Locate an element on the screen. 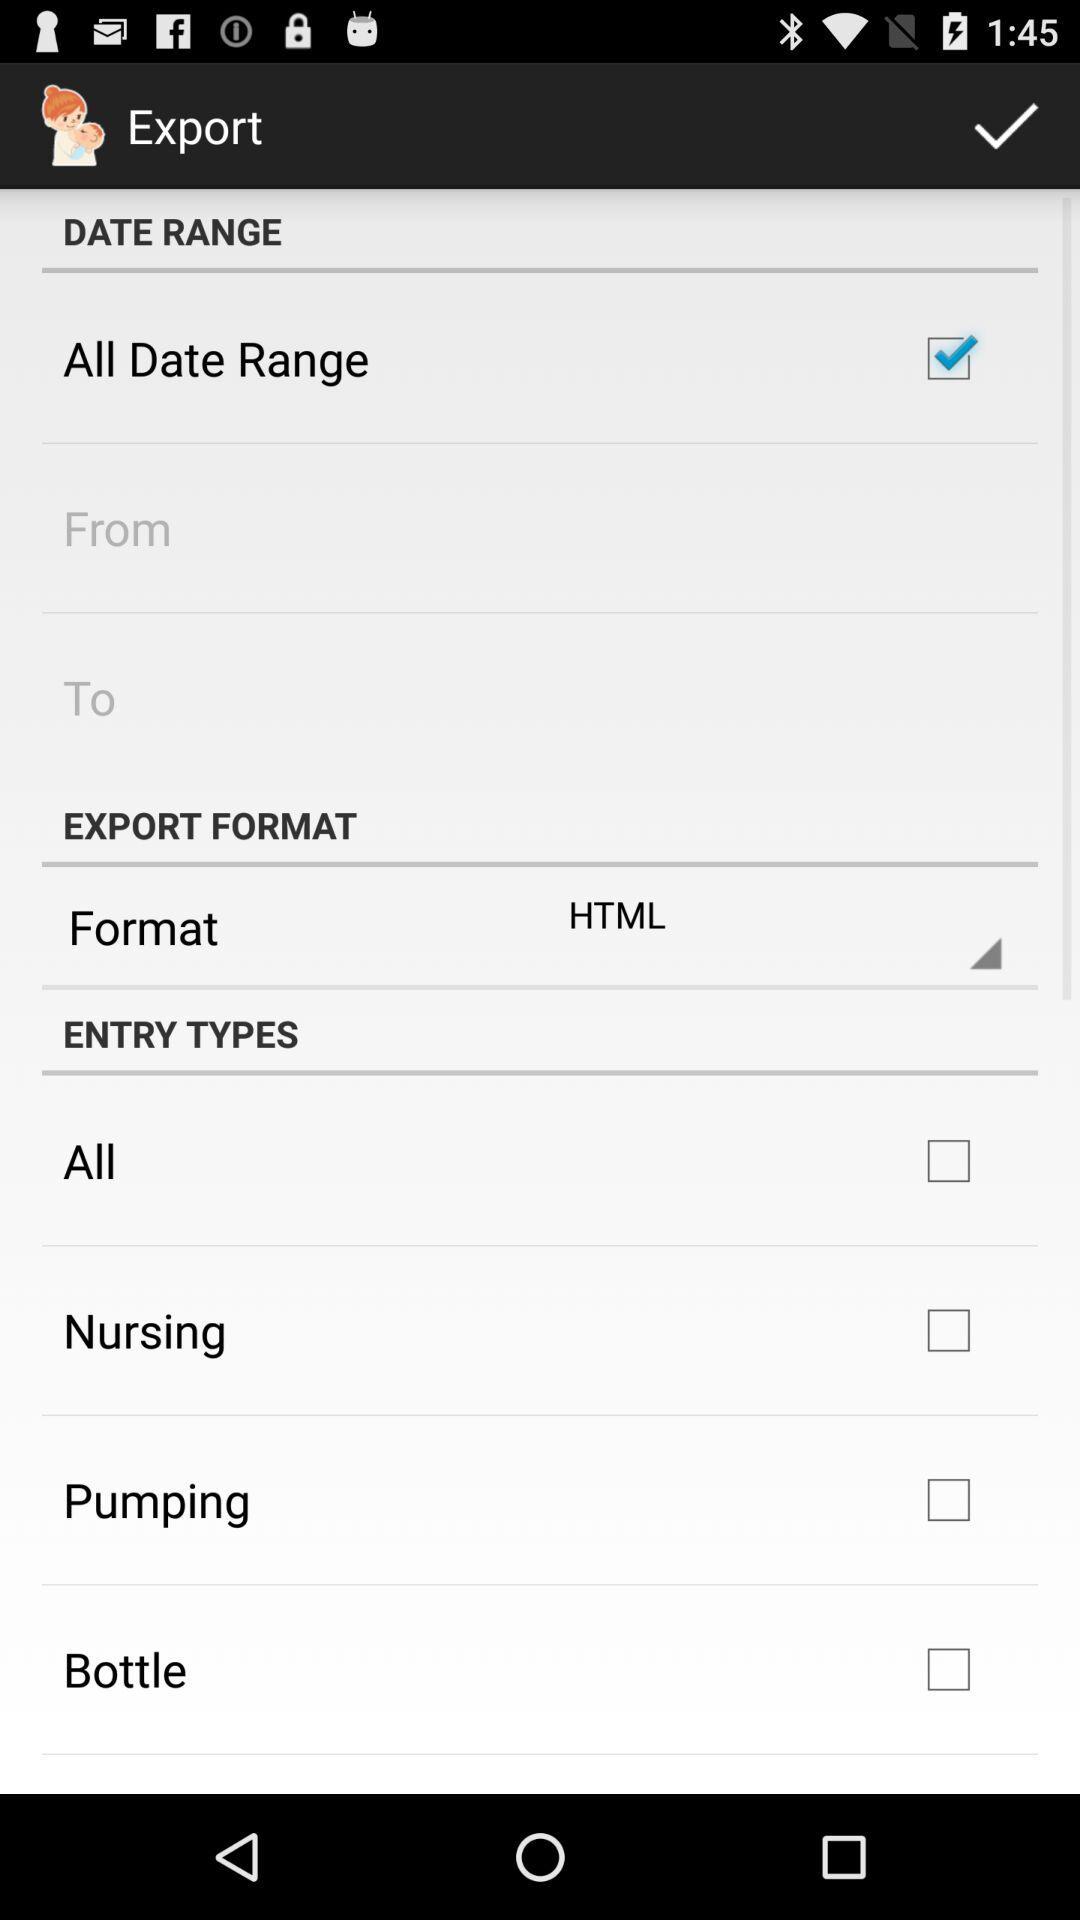  the icon to the right of export app is located at coordinates (1006, 124).